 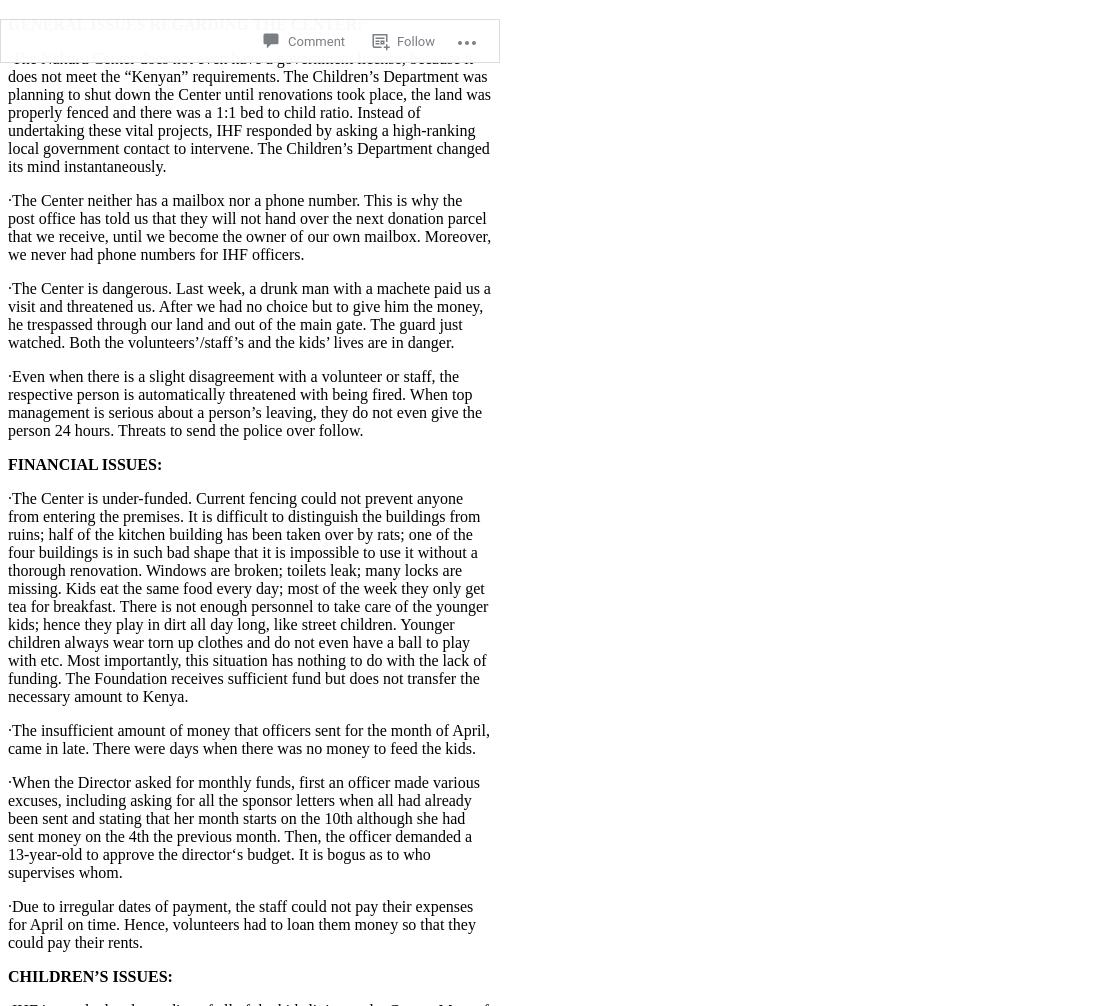 I want to click on 'GENERAL ISSUES REGARDING THE CENTER:', so click(x=184, y=23).